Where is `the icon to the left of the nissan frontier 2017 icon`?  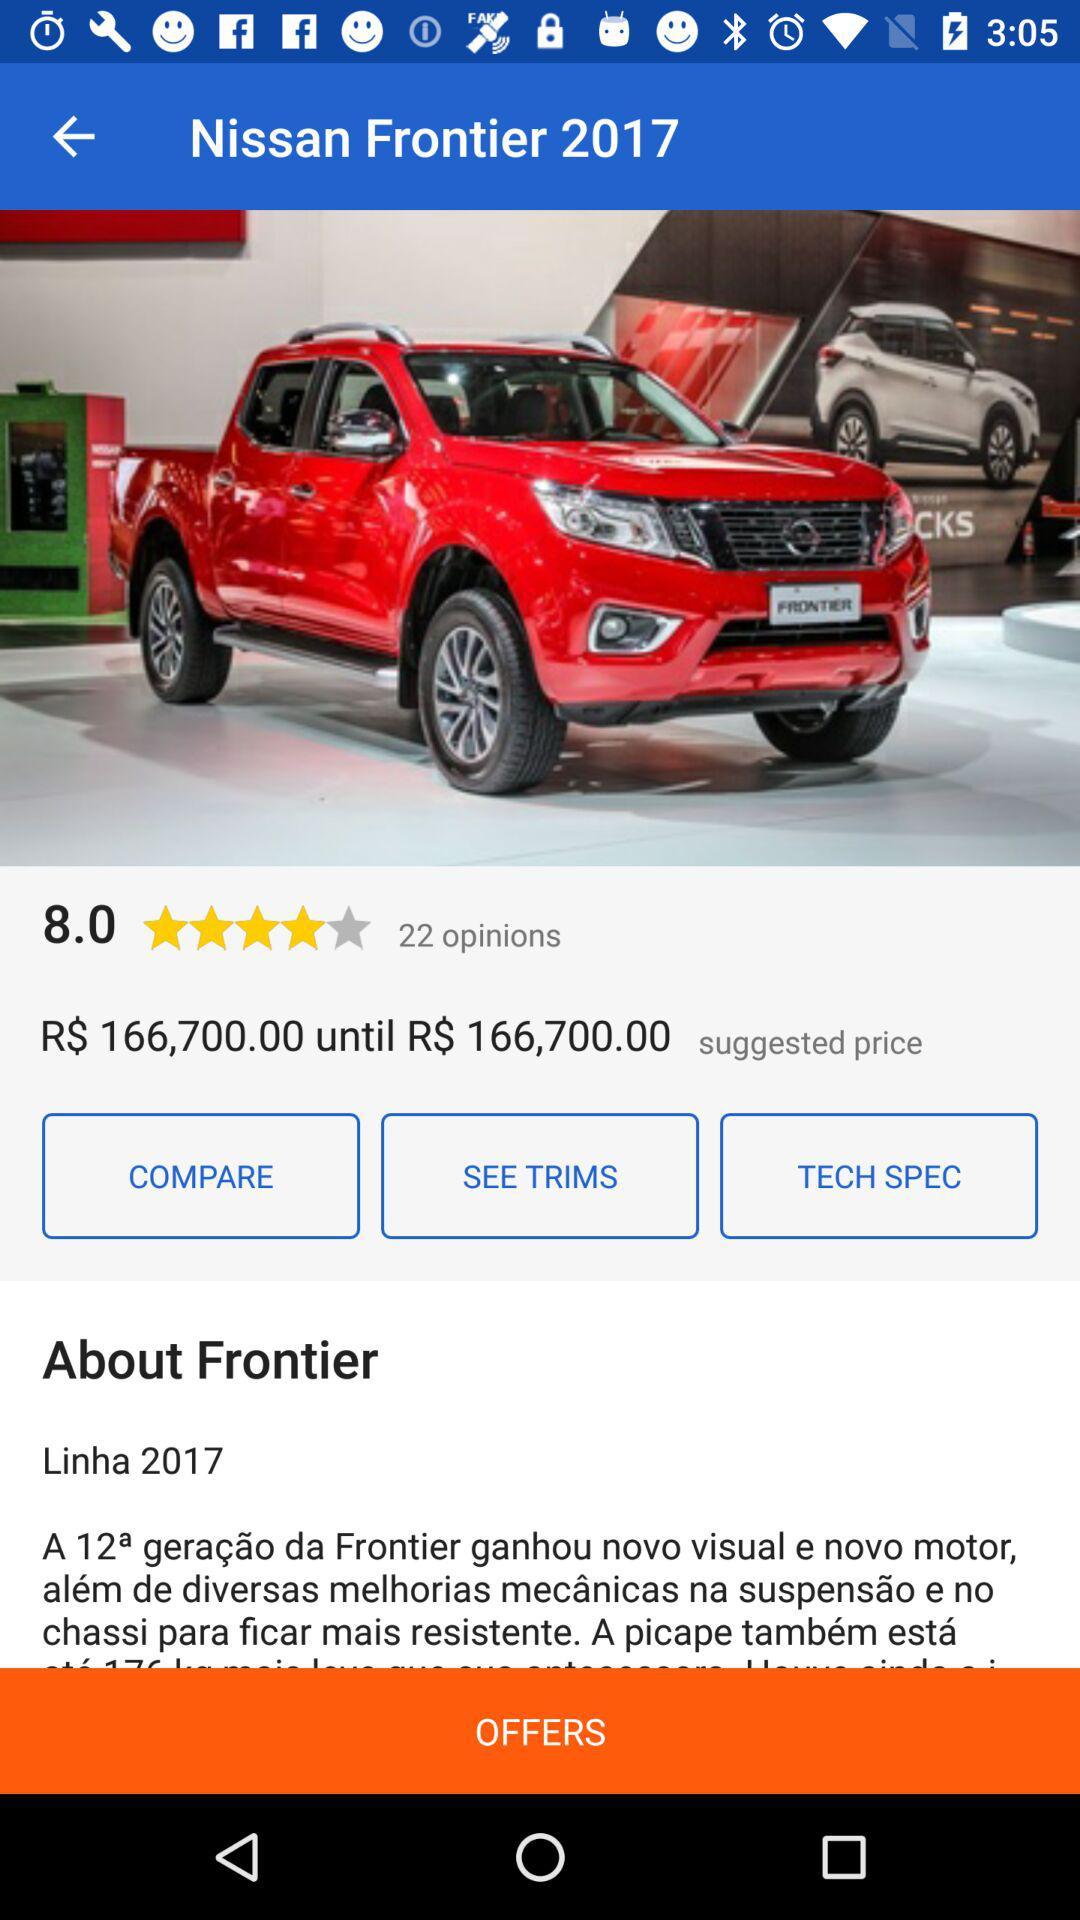 the icon to the left of the nissan frontier 2017 icon is located at coordinates (72, 135).